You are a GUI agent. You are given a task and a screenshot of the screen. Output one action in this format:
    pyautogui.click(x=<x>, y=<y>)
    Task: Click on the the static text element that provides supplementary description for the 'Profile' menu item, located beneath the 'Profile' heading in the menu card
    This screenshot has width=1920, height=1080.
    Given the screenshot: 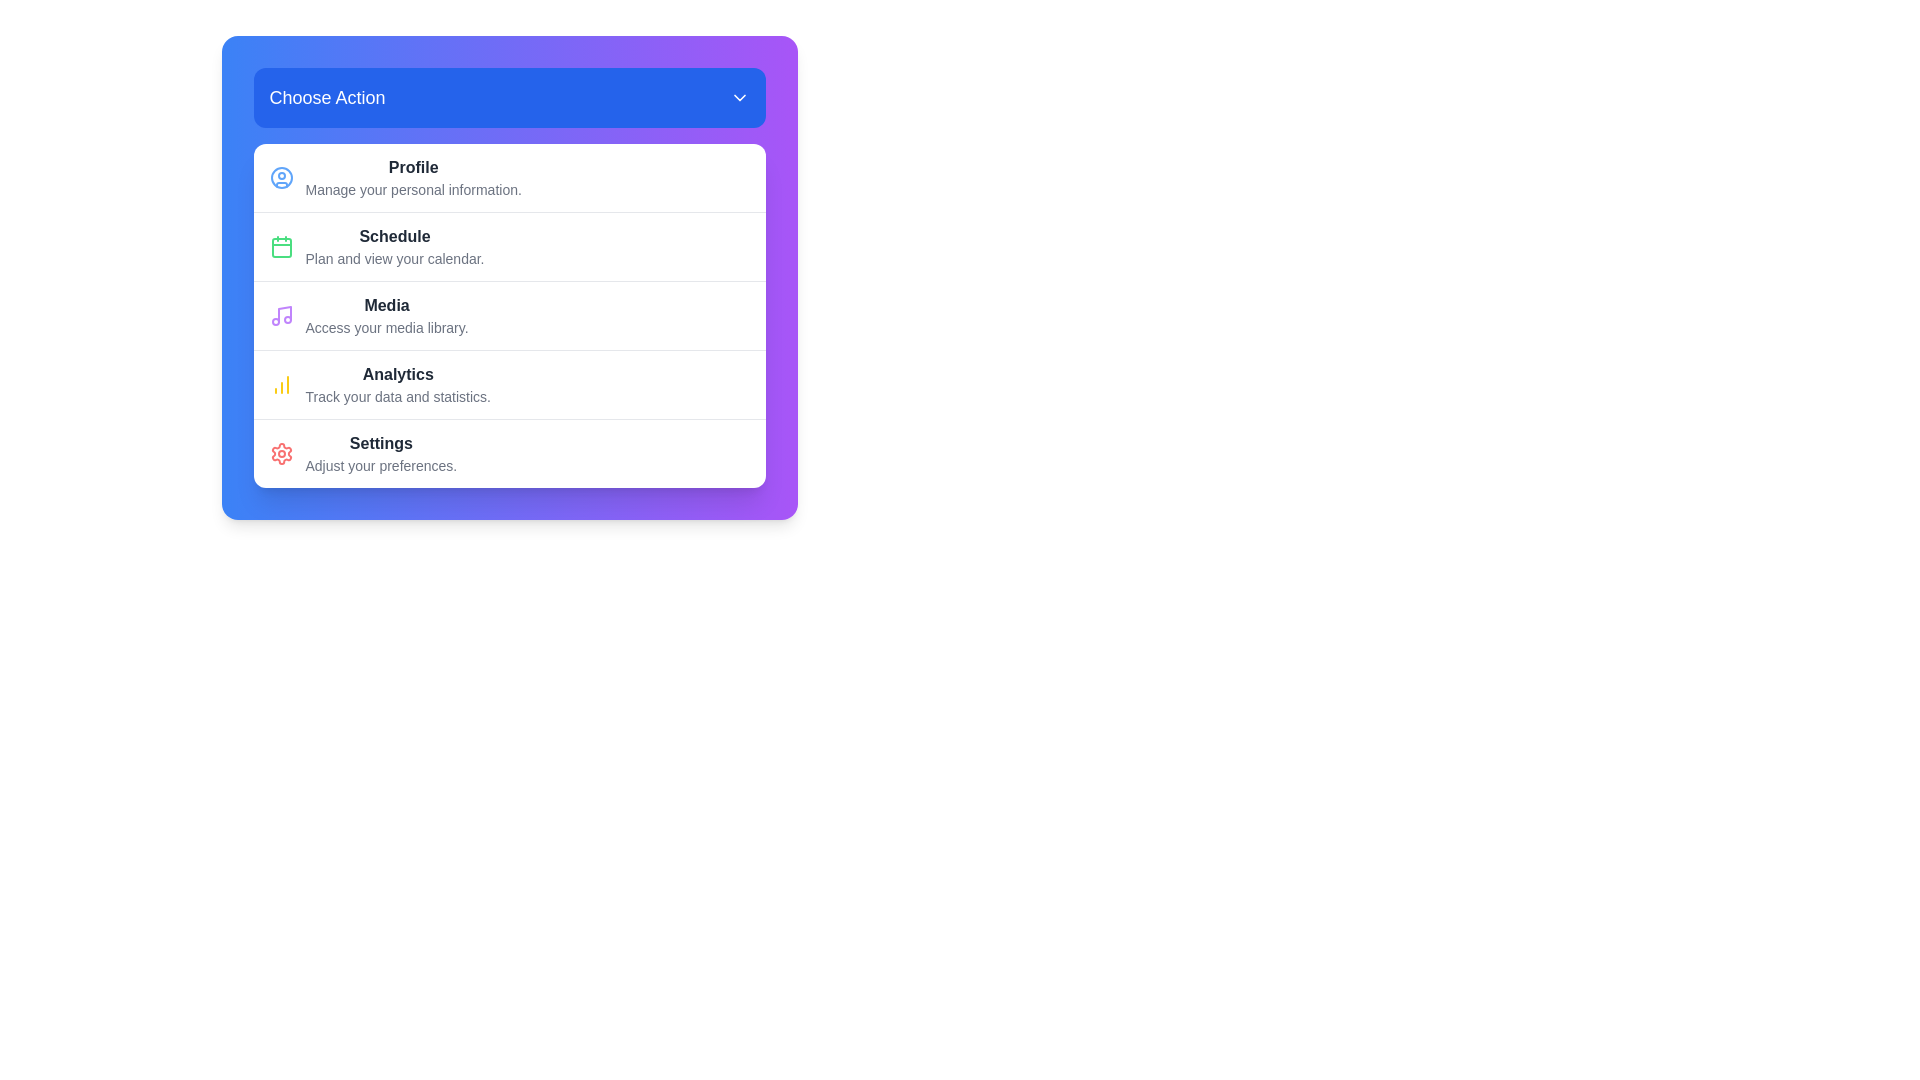 What is the action you would take?
    pyautogui.click(x=412, y=189)
    